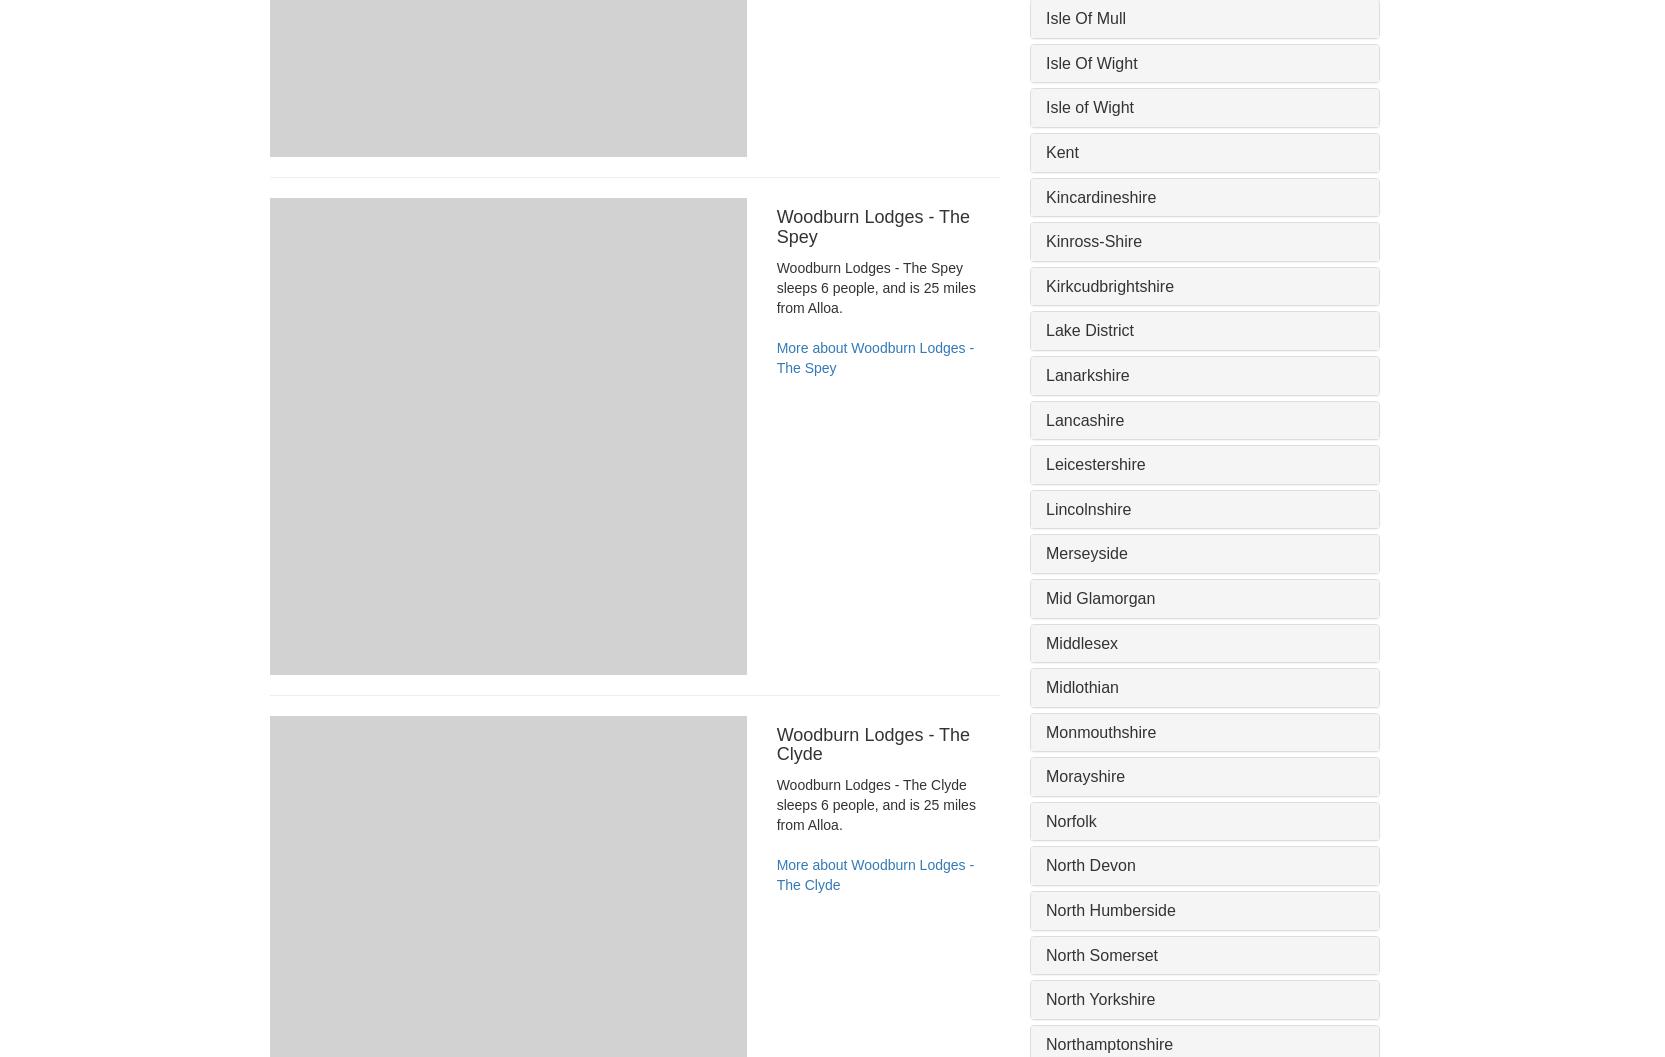 The image size is (1665, 1057). What do you see at coordinates (1080, 686) in the screenshot?
I see `'Midlothian'` at bounding box center [1080, 686].